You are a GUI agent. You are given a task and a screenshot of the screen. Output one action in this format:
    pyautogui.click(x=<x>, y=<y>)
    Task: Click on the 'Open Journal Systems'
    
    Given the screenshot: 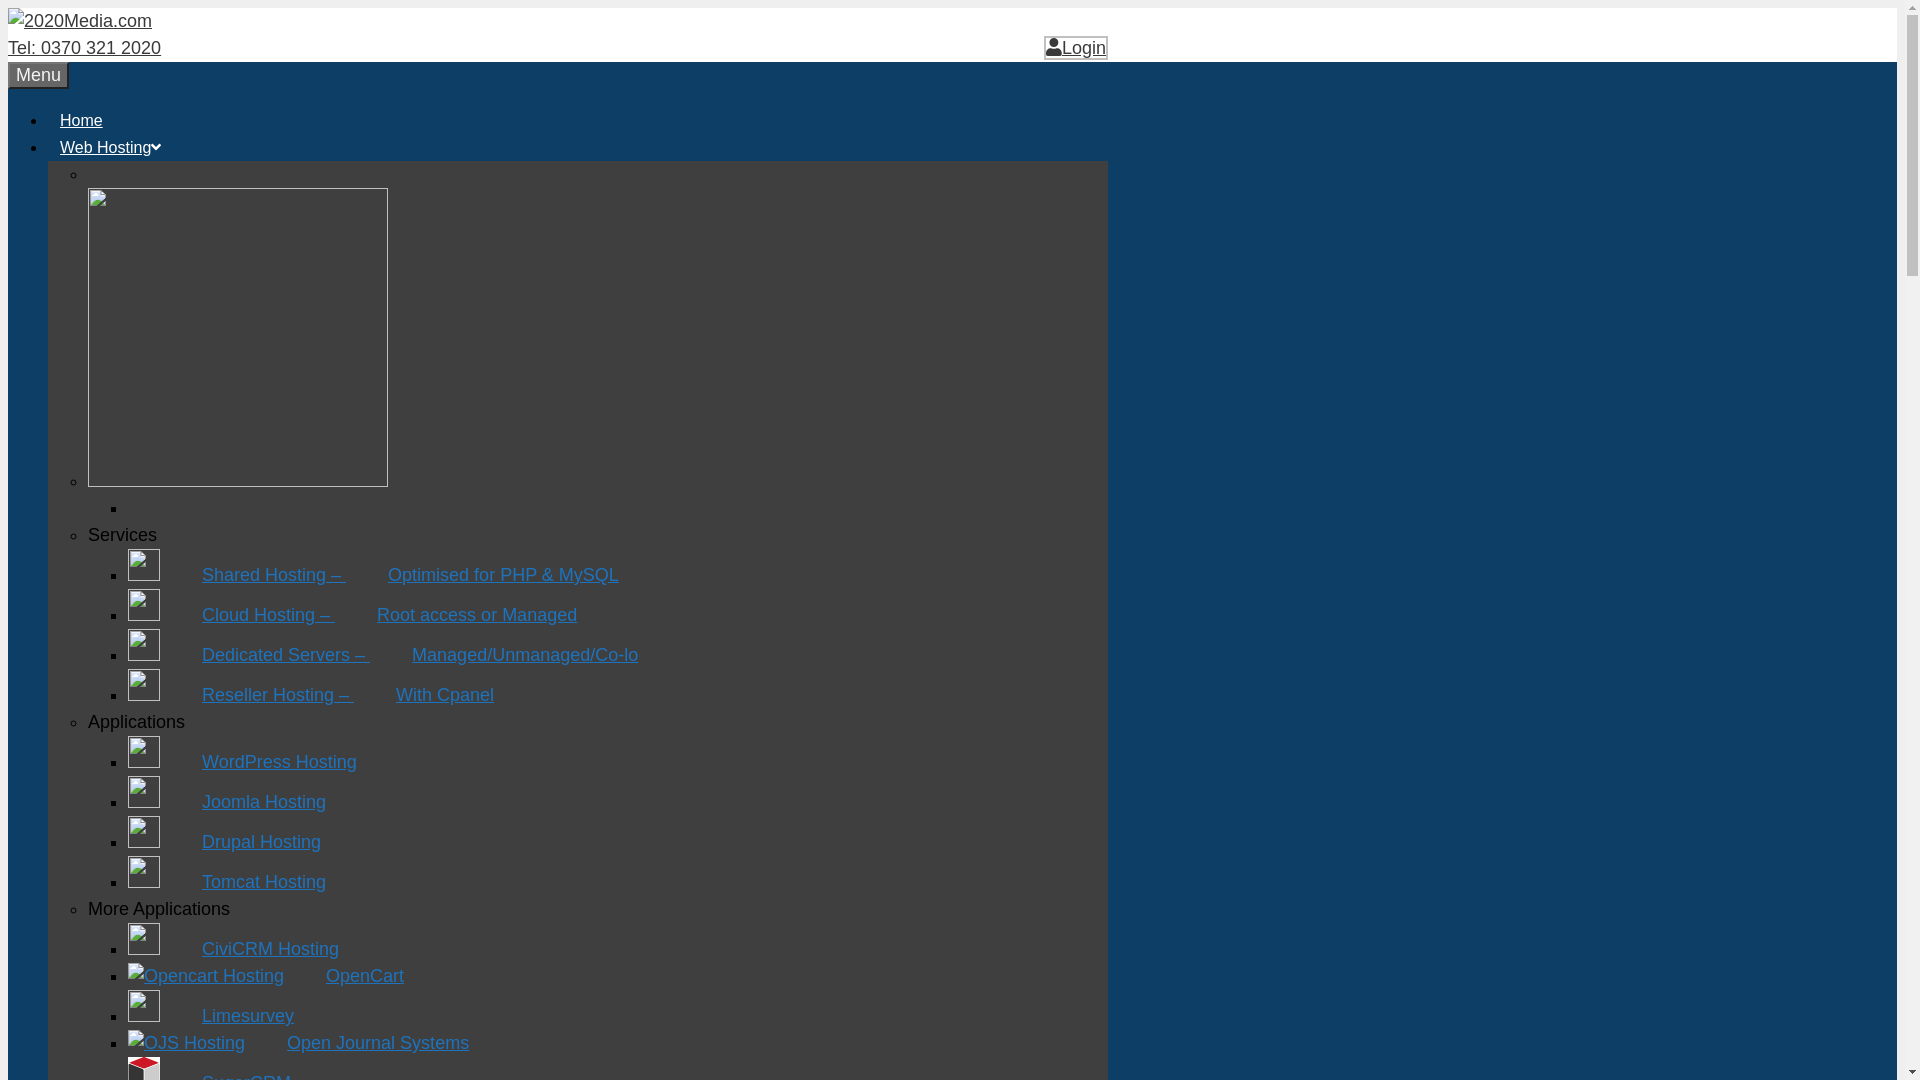 What is the action you would take?
    pyautogui.click(x=127, y=1041)
    